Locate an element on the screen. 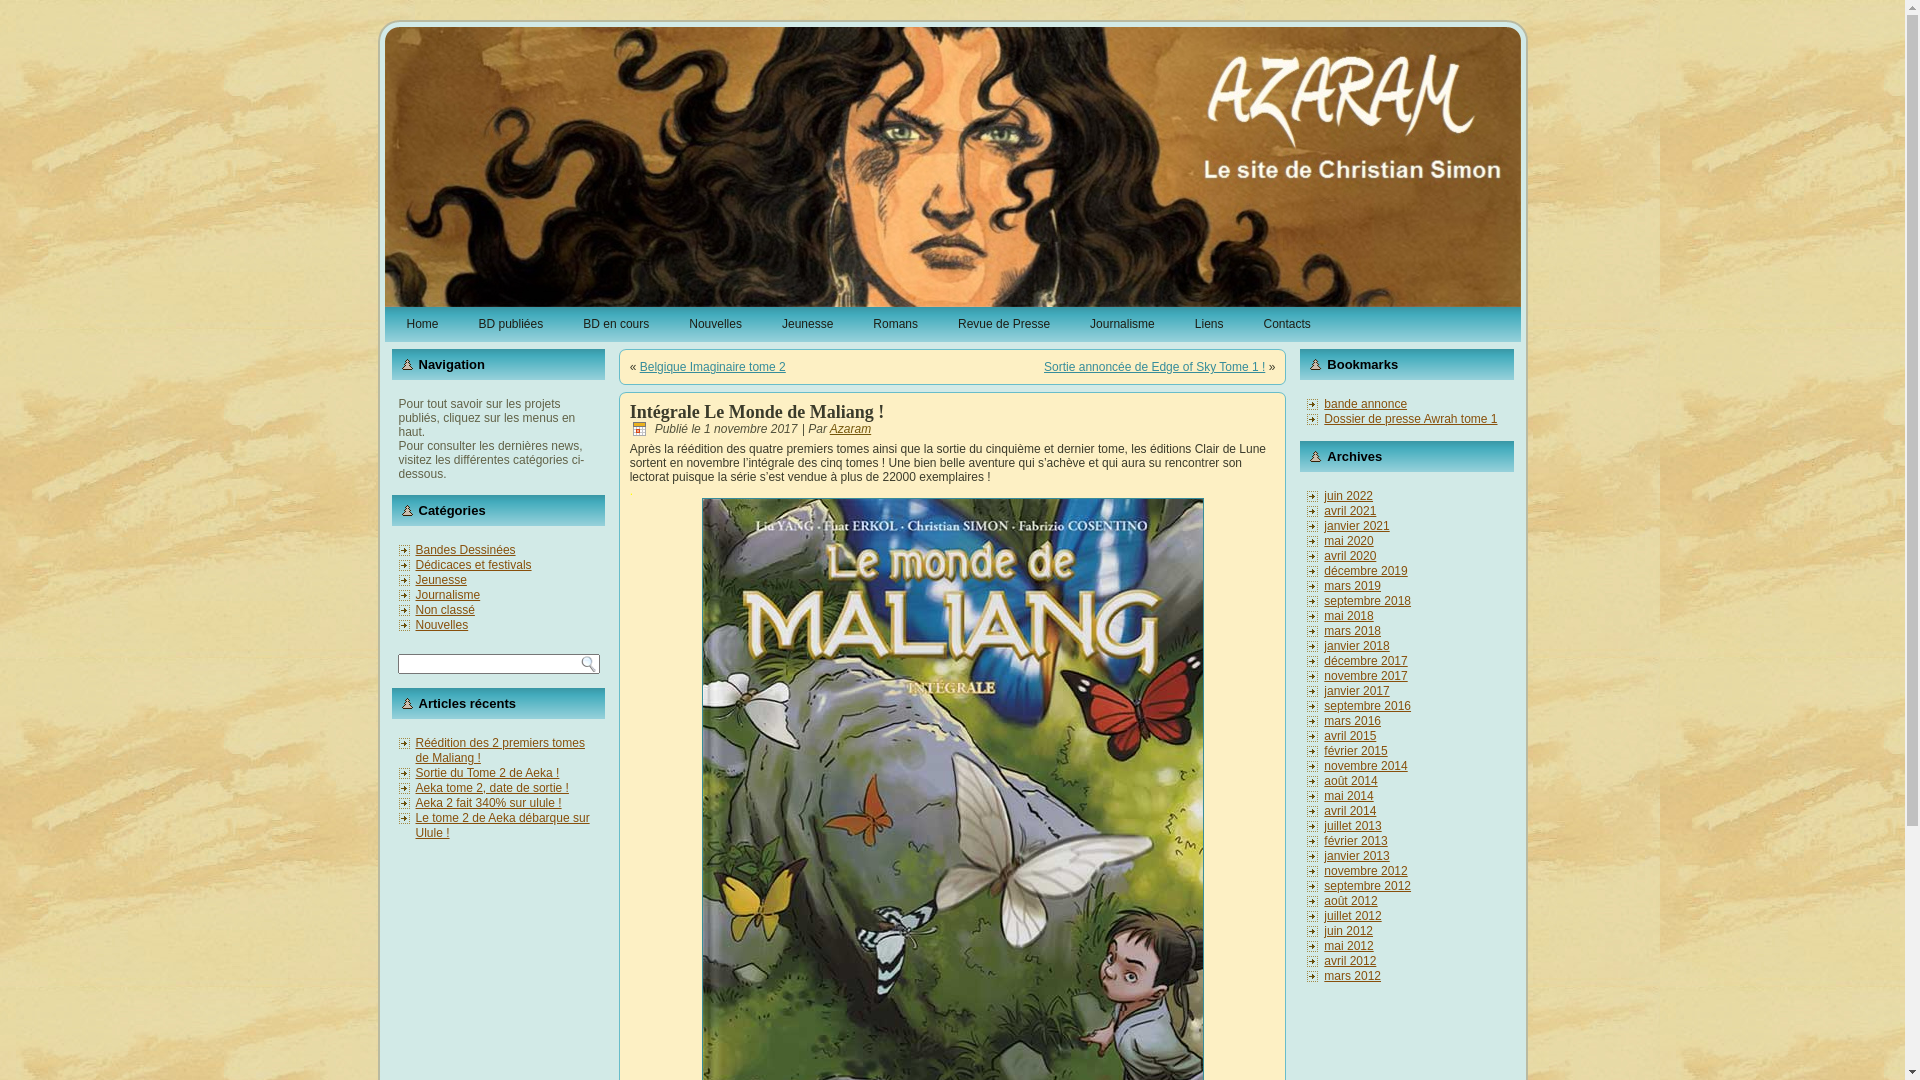  'Jeunesse' is located at coordinates (807, 323).